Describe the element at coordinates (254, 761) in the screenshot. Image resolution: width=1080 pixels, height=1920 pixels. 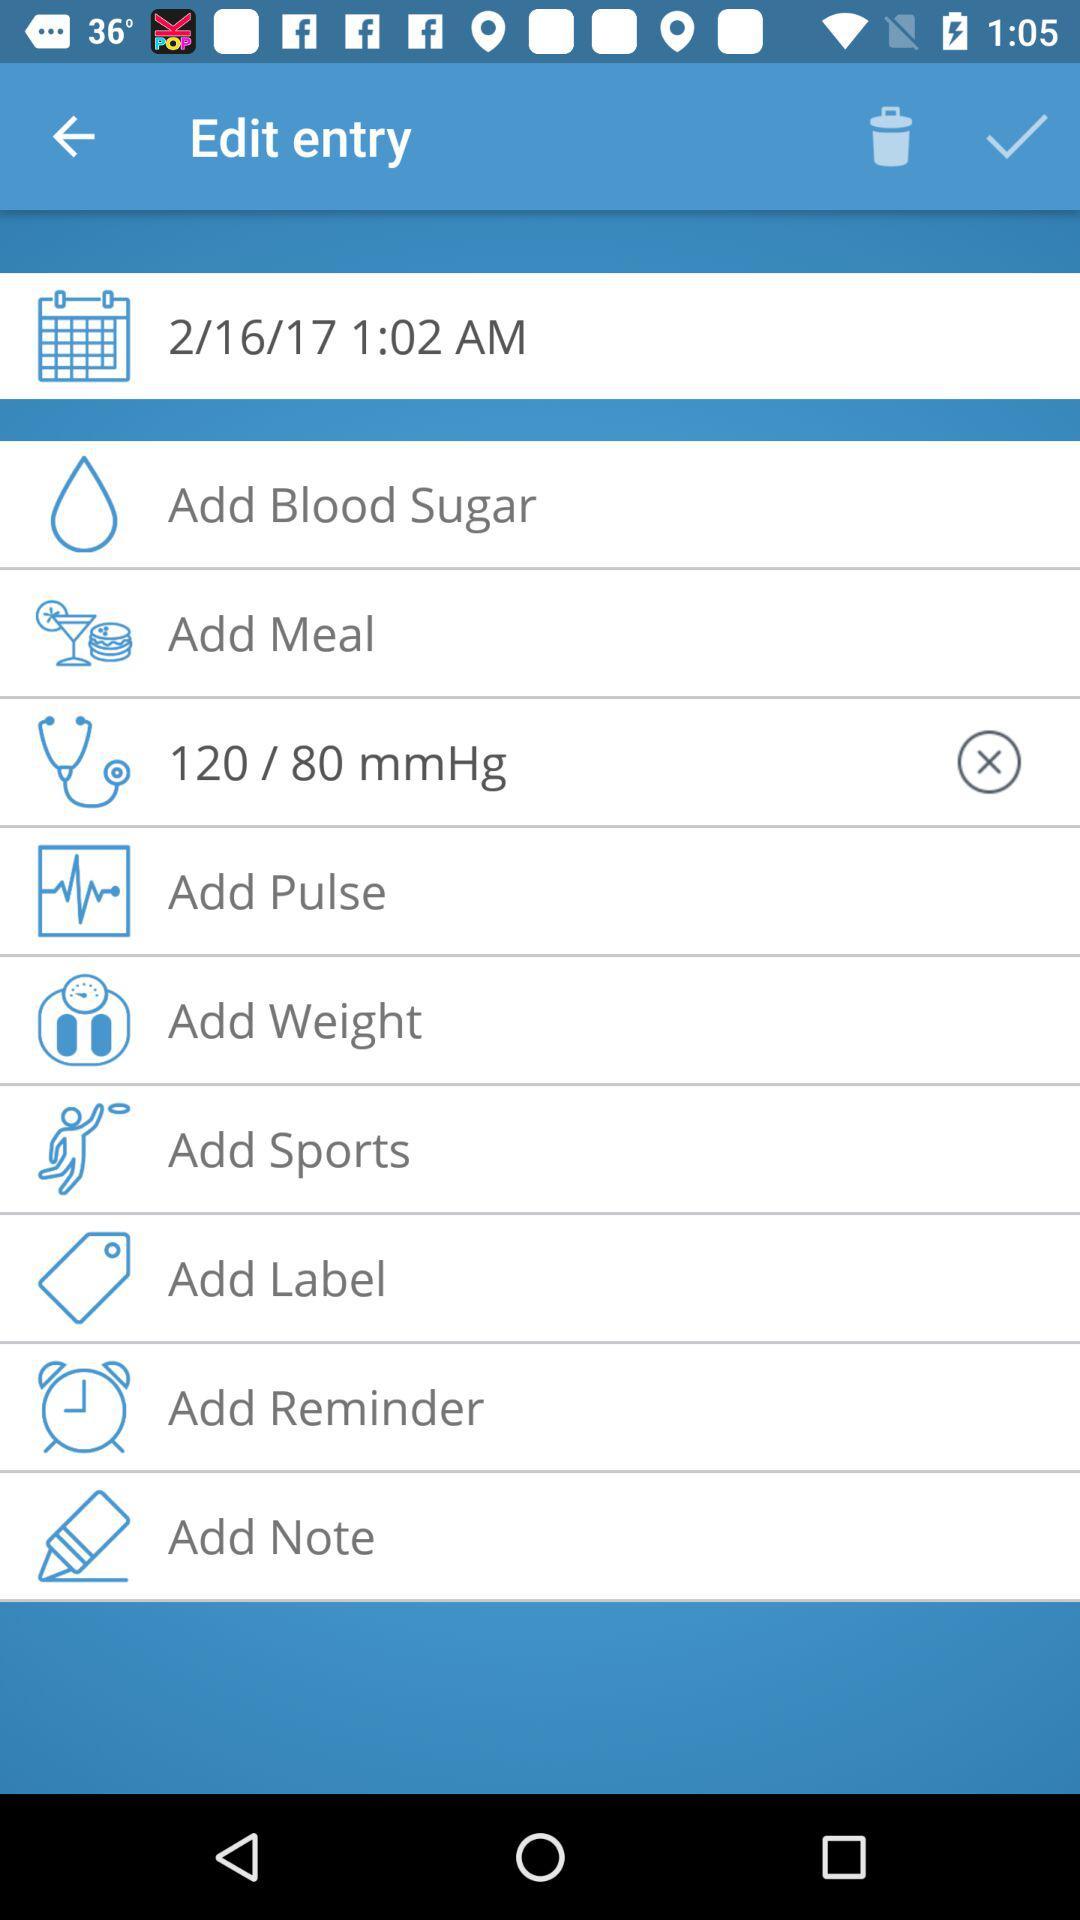
I see `120  80` at that location.